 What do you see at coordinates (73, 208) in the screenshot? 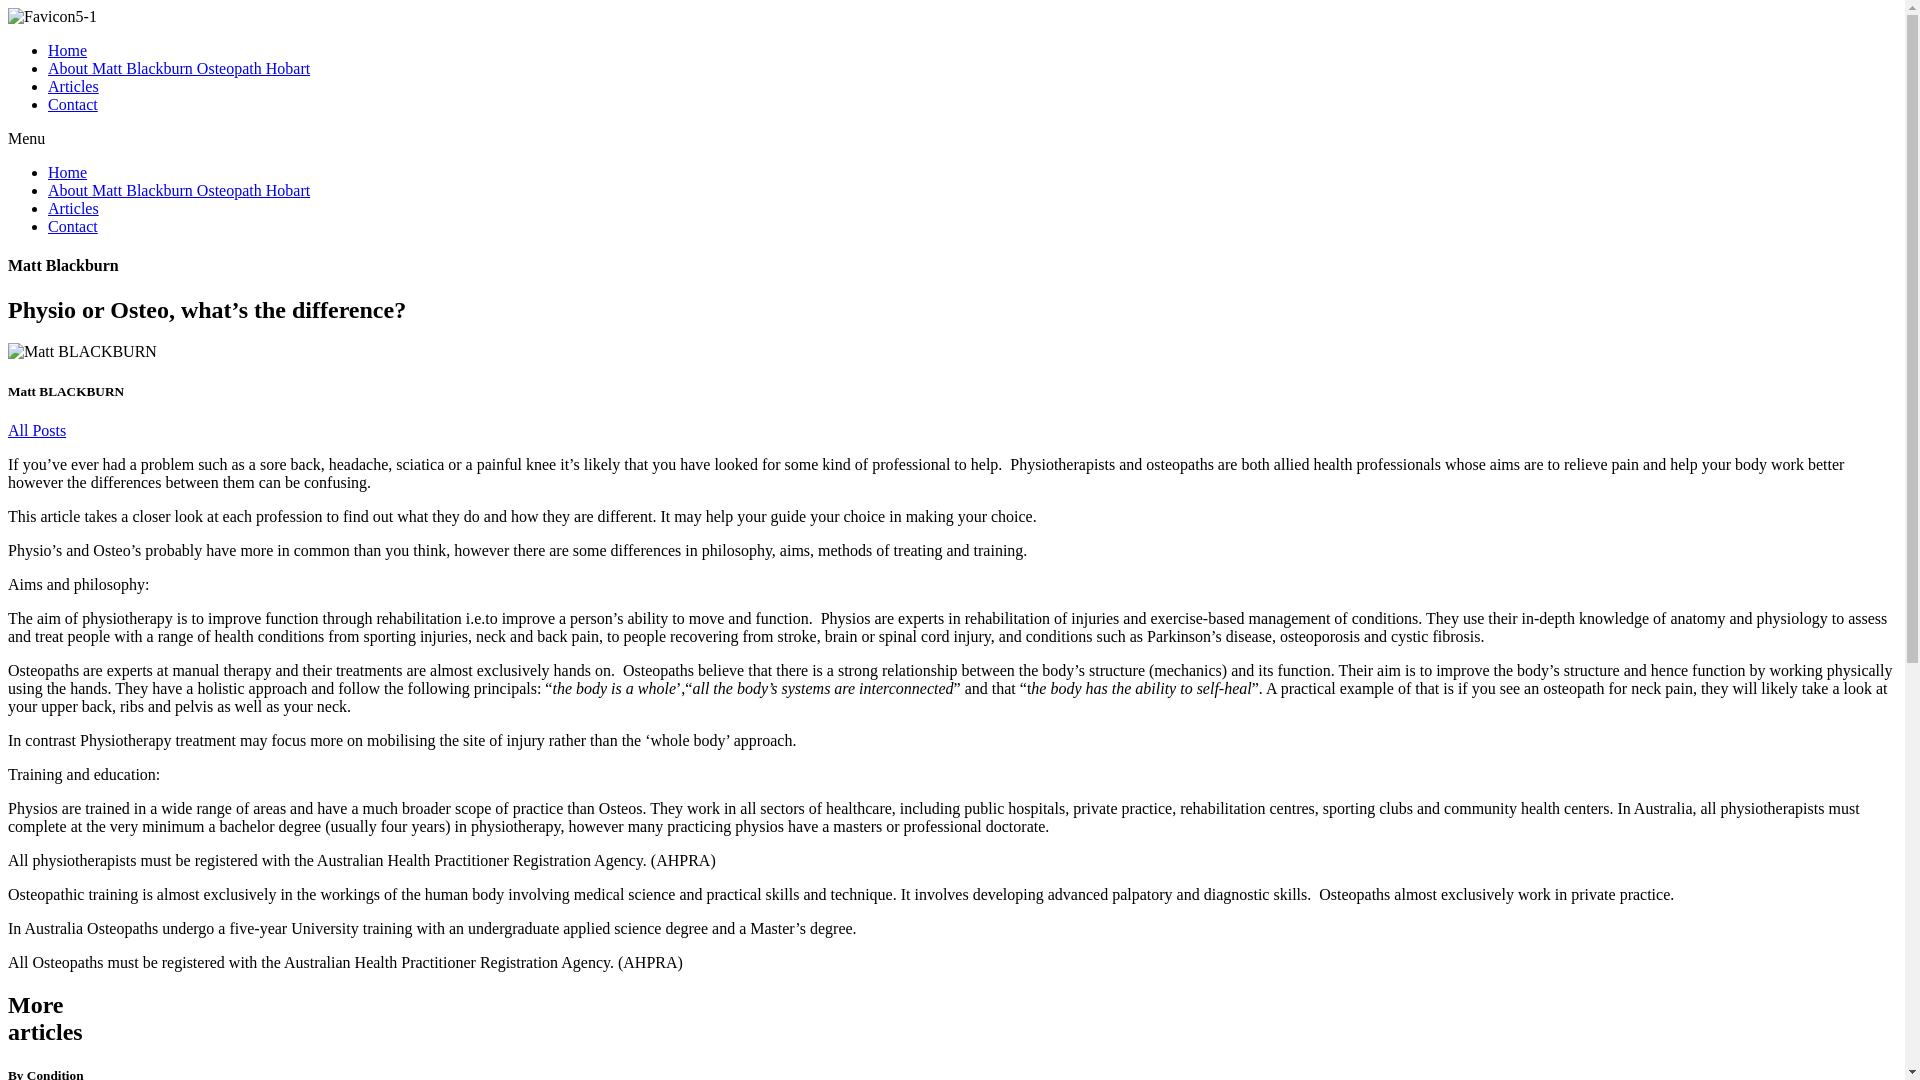
I see `'Articles'` at bounding box center [73, 208].